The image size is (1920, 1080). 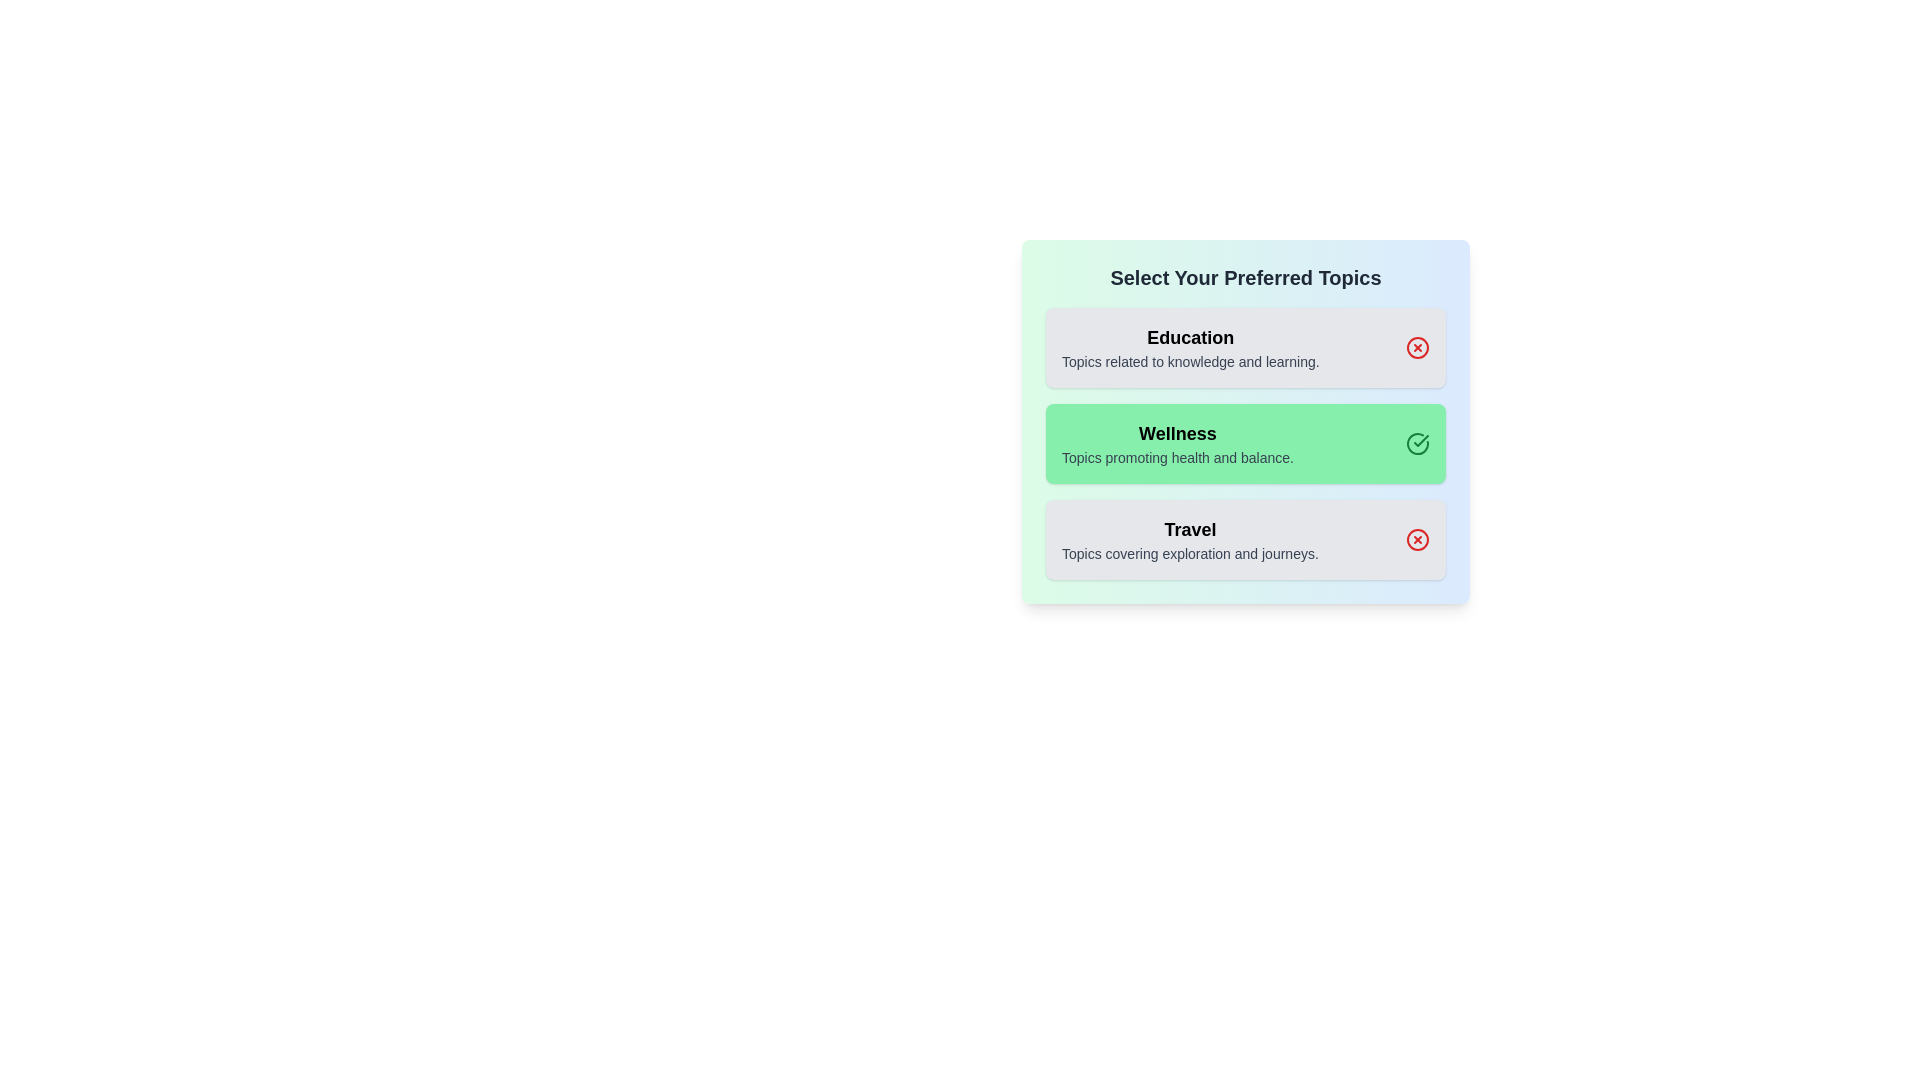 I want to click on the topic Education to view its description, so click(x=1190, y=346).